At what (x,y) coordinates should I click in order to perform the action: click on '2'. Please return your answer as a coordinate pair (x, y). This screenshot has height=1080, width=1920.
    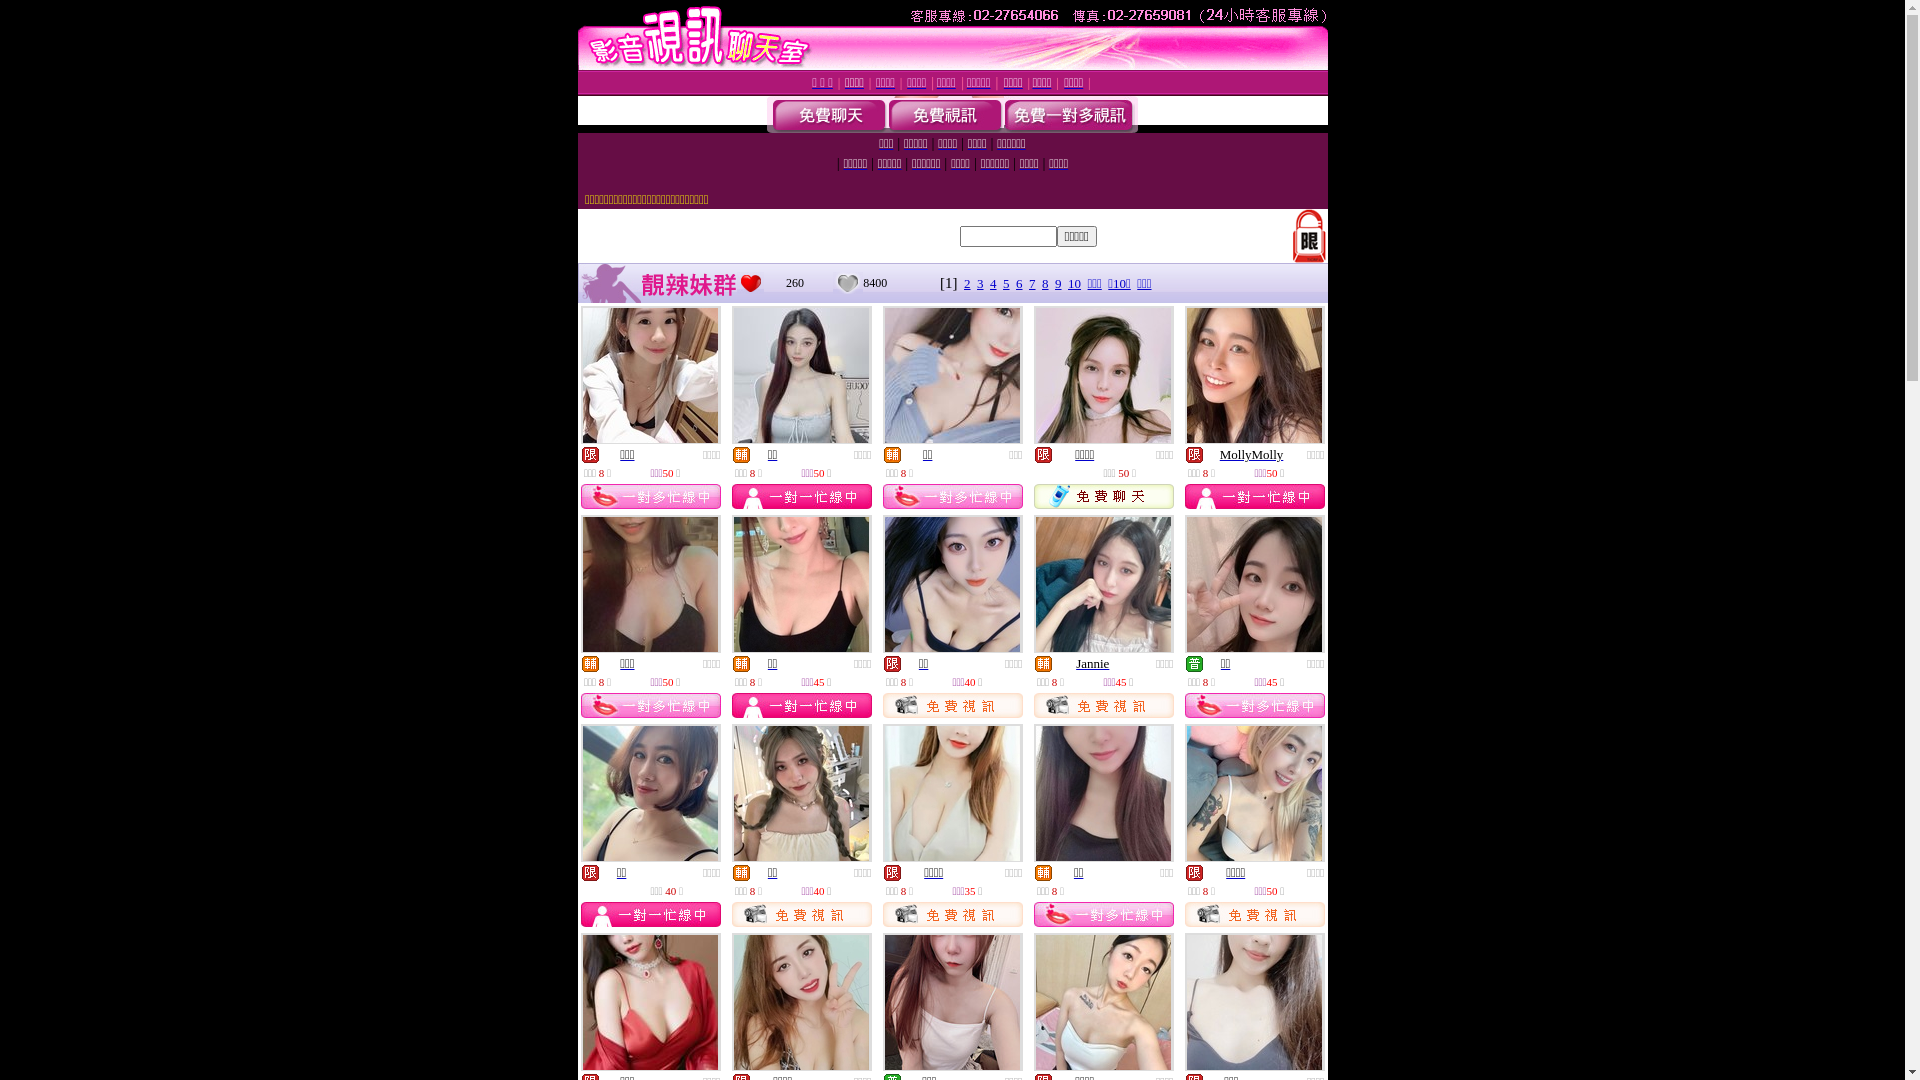
    Looking at the image, I should click on (967, 283).